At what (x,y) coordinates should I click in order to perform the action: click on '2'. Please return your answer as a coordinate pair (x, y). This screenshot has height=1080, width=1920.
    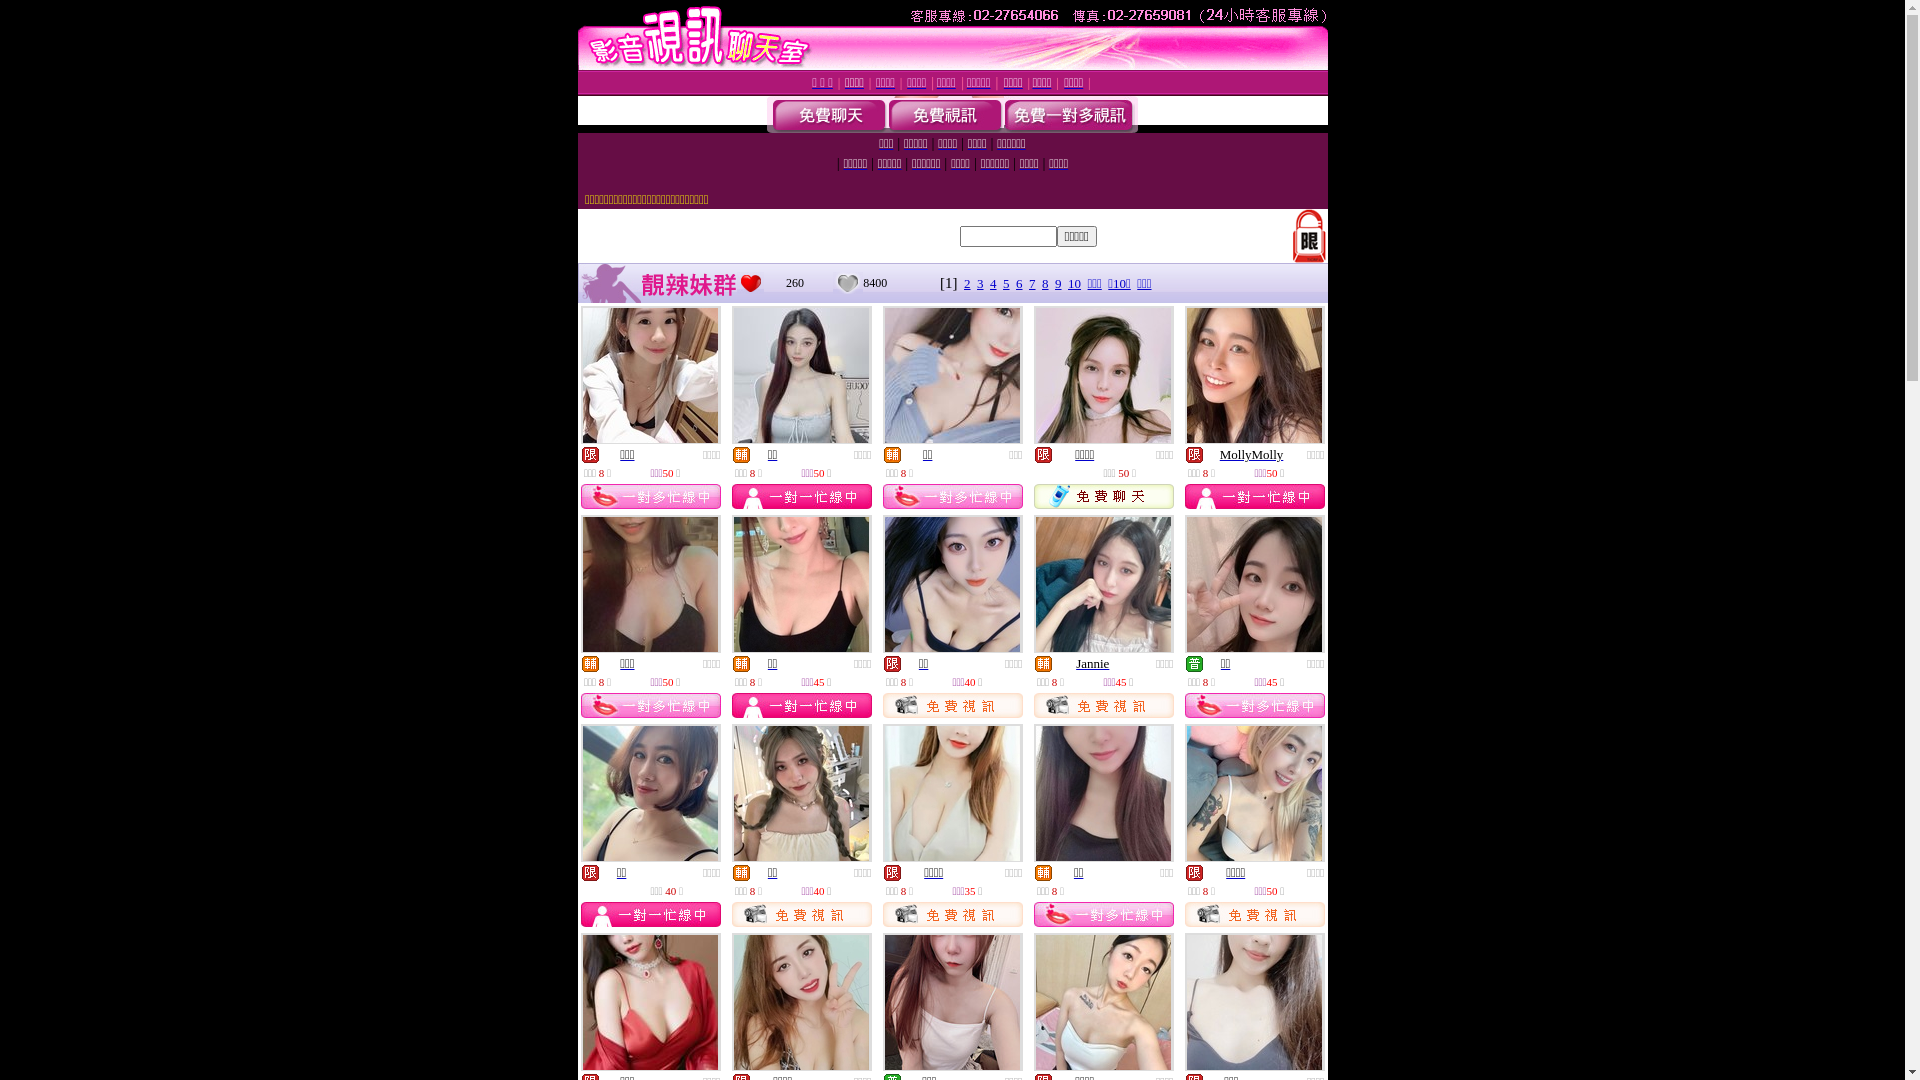
    Looking at the image, I should click on (967, 283).